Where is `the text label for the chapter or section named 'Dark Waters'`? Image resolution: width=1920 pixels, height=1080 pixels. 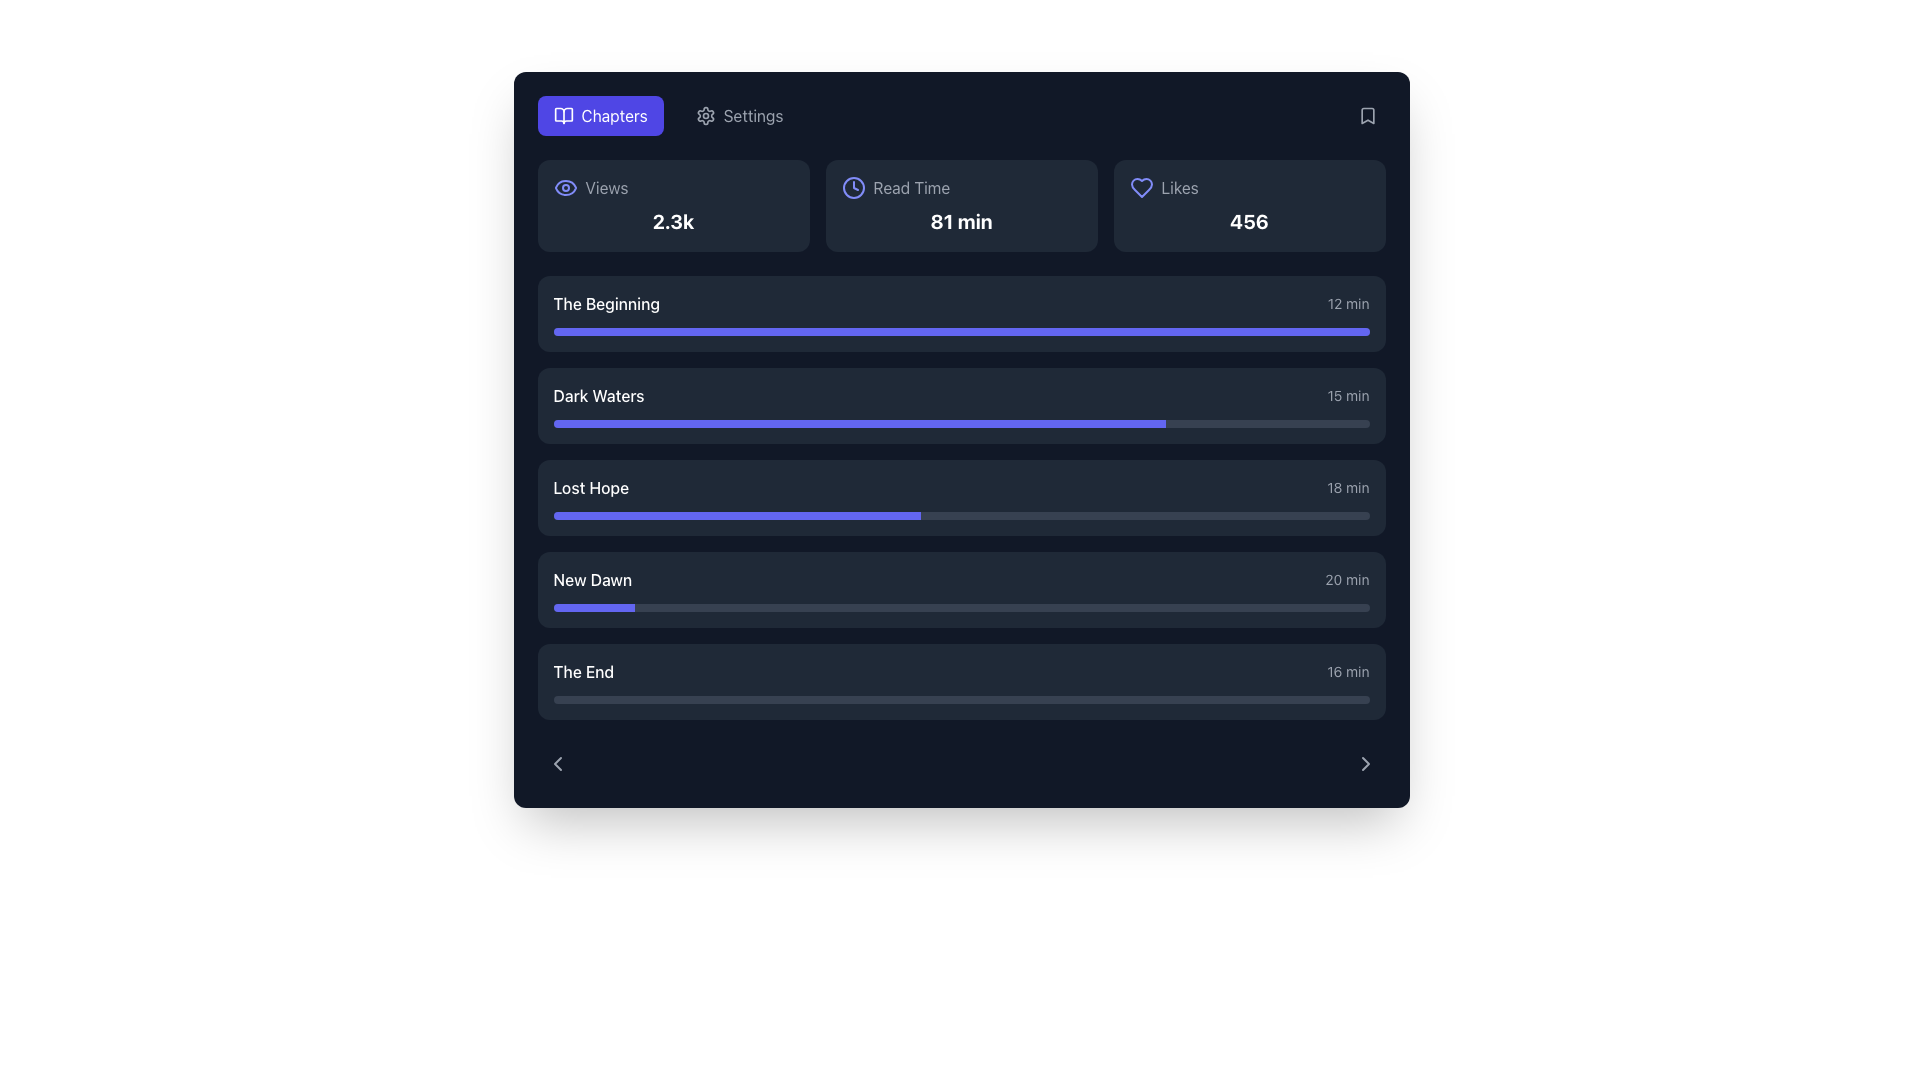
the text label for the chapter or section named 'Dark Waters' is located at coordinates (598, 396).